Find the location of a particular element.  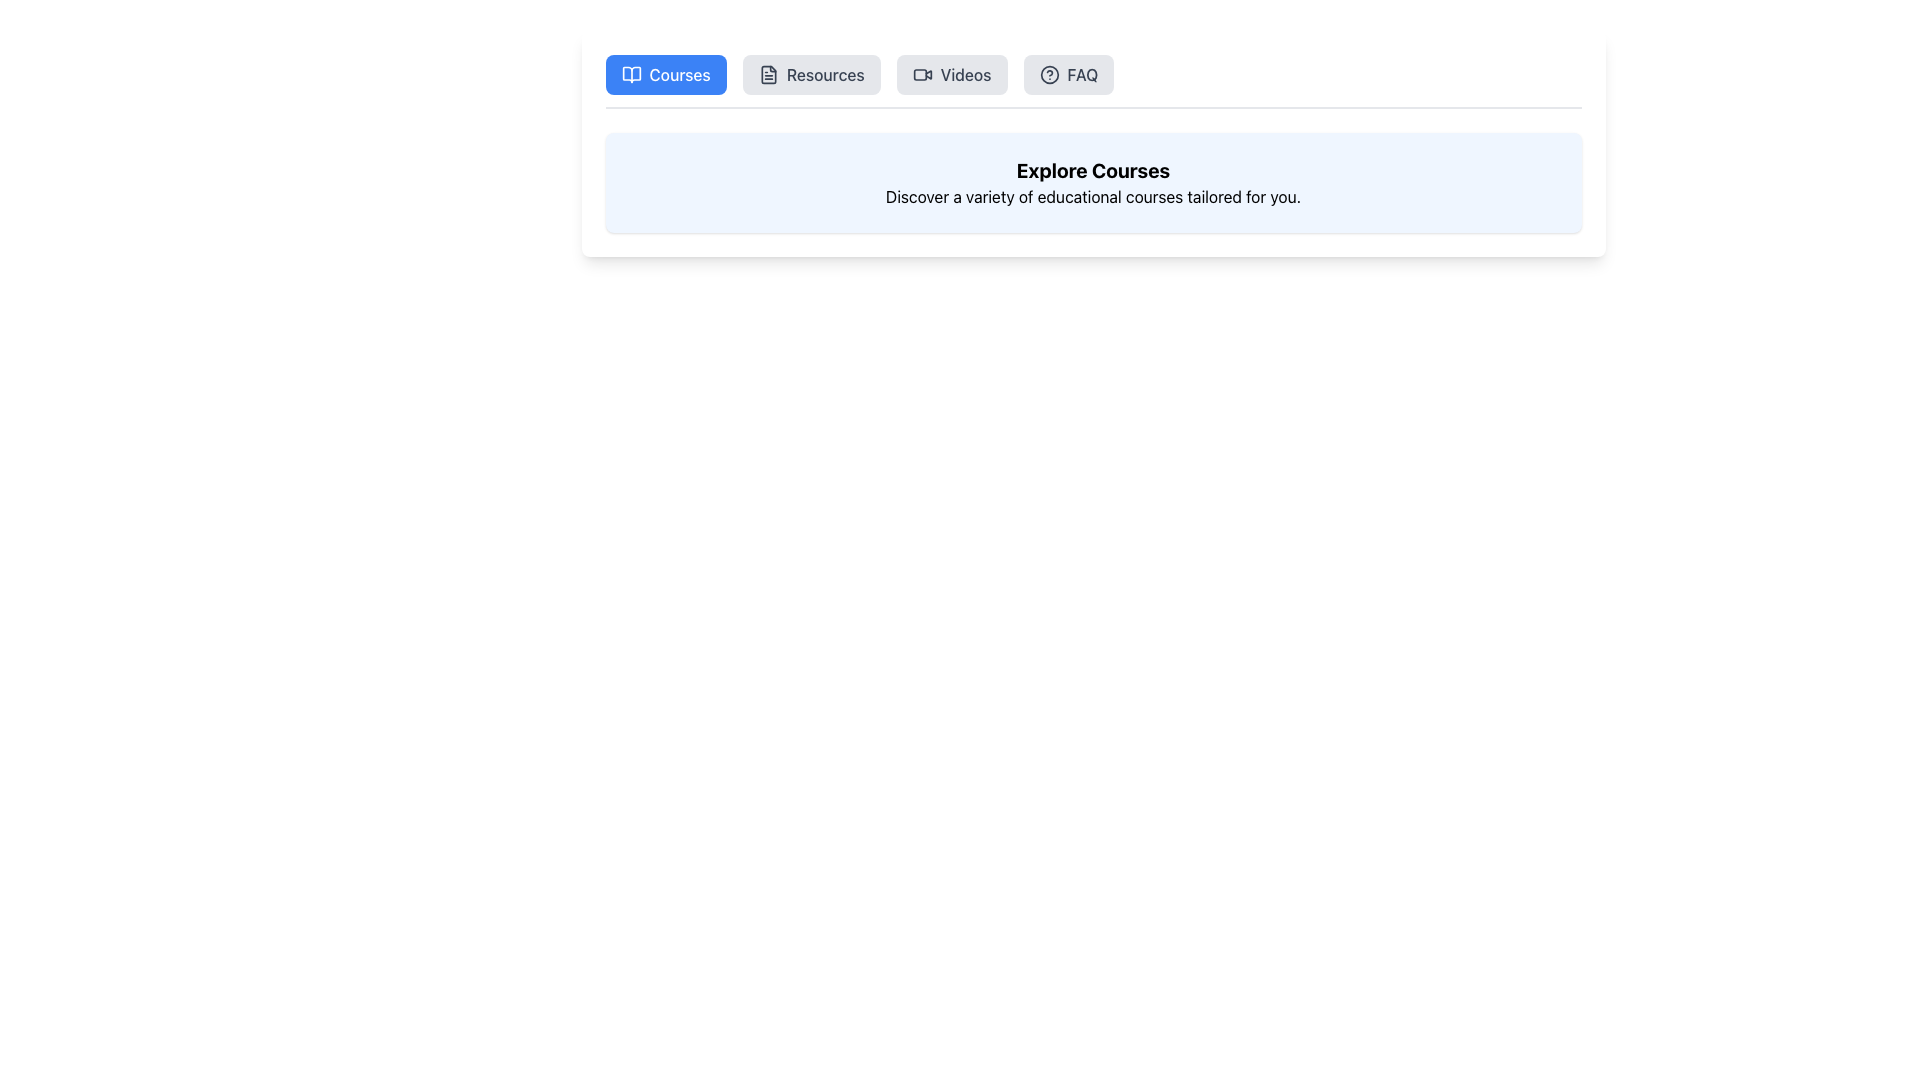

the 'Courses' button which has a blue background and a small book icon to its left, located in the top-left section of the main content area is located at coordinates (630, 73).